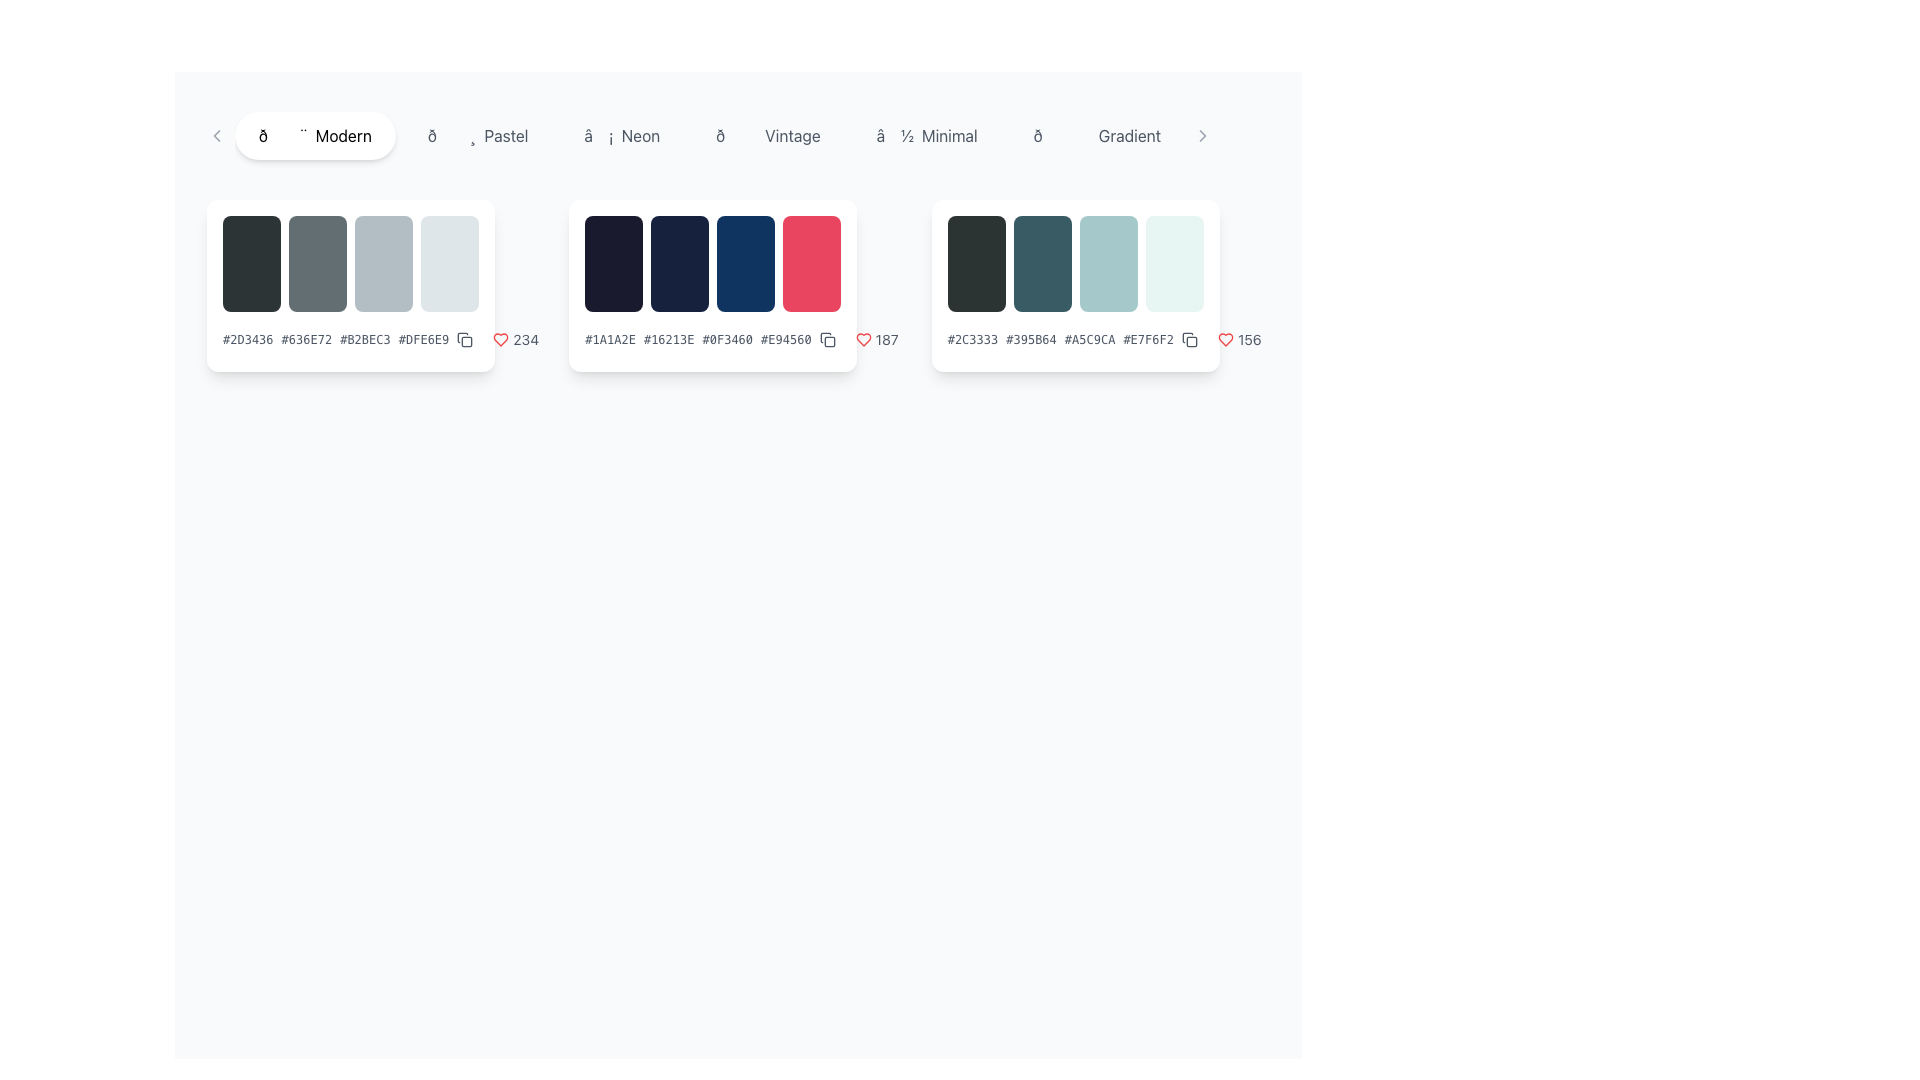  What do you see at coordinates (1129, 135) in the screenshot?
I see `the 'Gradient' text label located on the right side of the horizontal navigation bar` at bounding box center [1129, 135].